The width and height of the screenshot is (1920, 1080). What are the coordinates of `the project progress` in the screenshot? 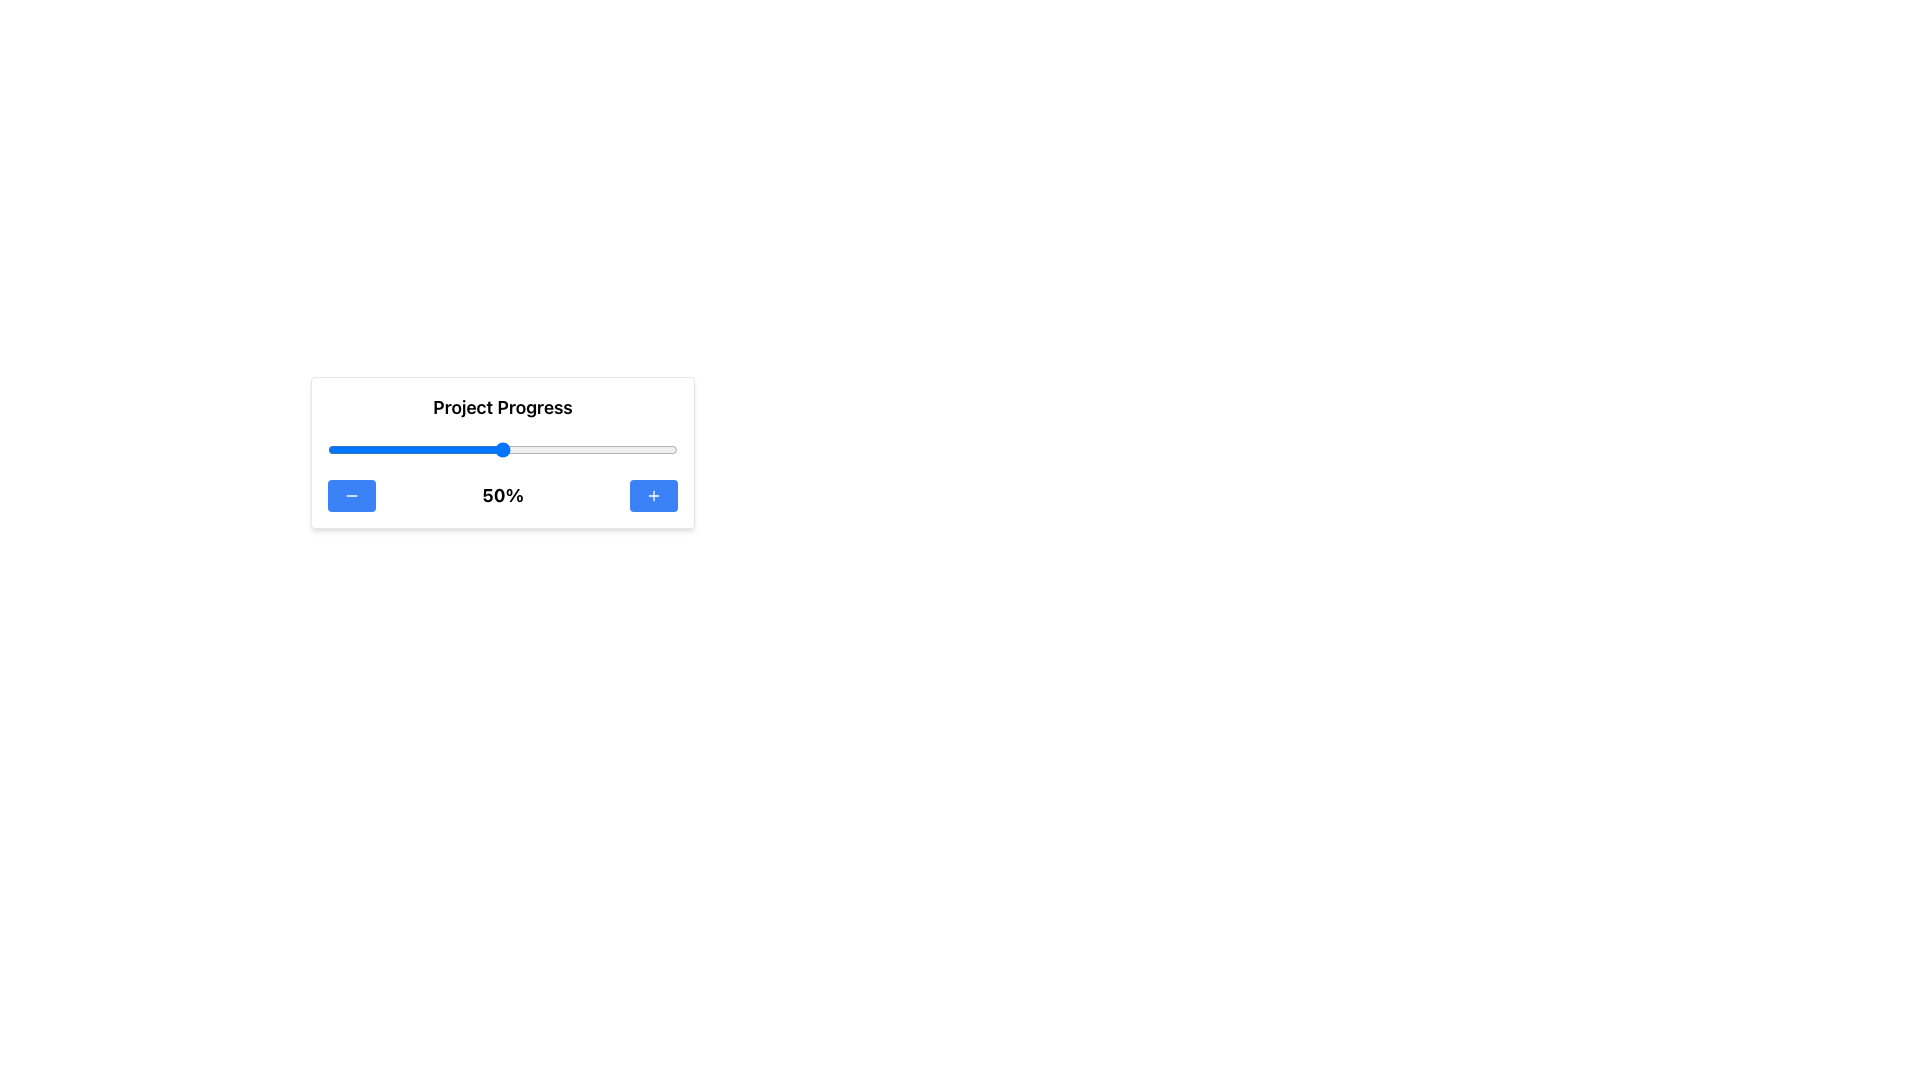 It's located at (492, 450).